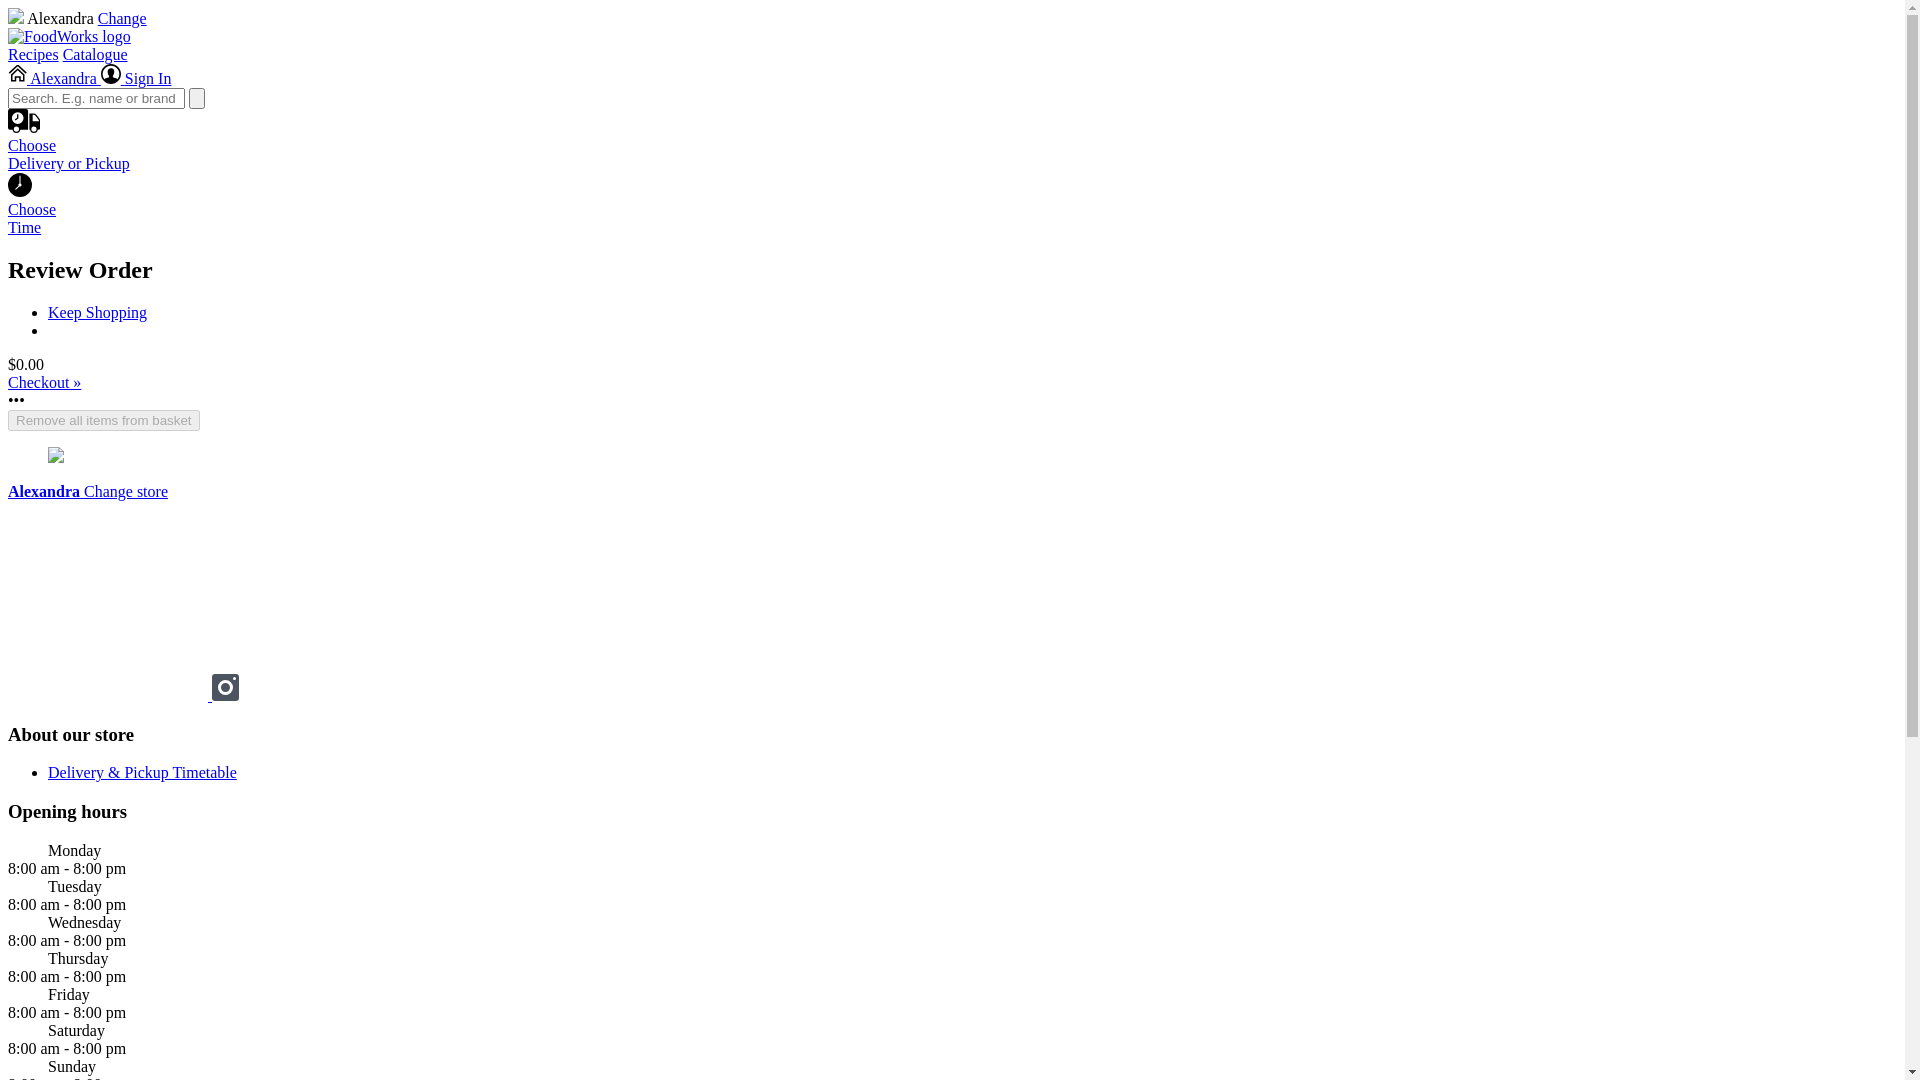  What do you see at coordinates (141, 771) in the screenshot?
I see `'Delivery & Pickup Timetable'` at bounding box center [141, 771].